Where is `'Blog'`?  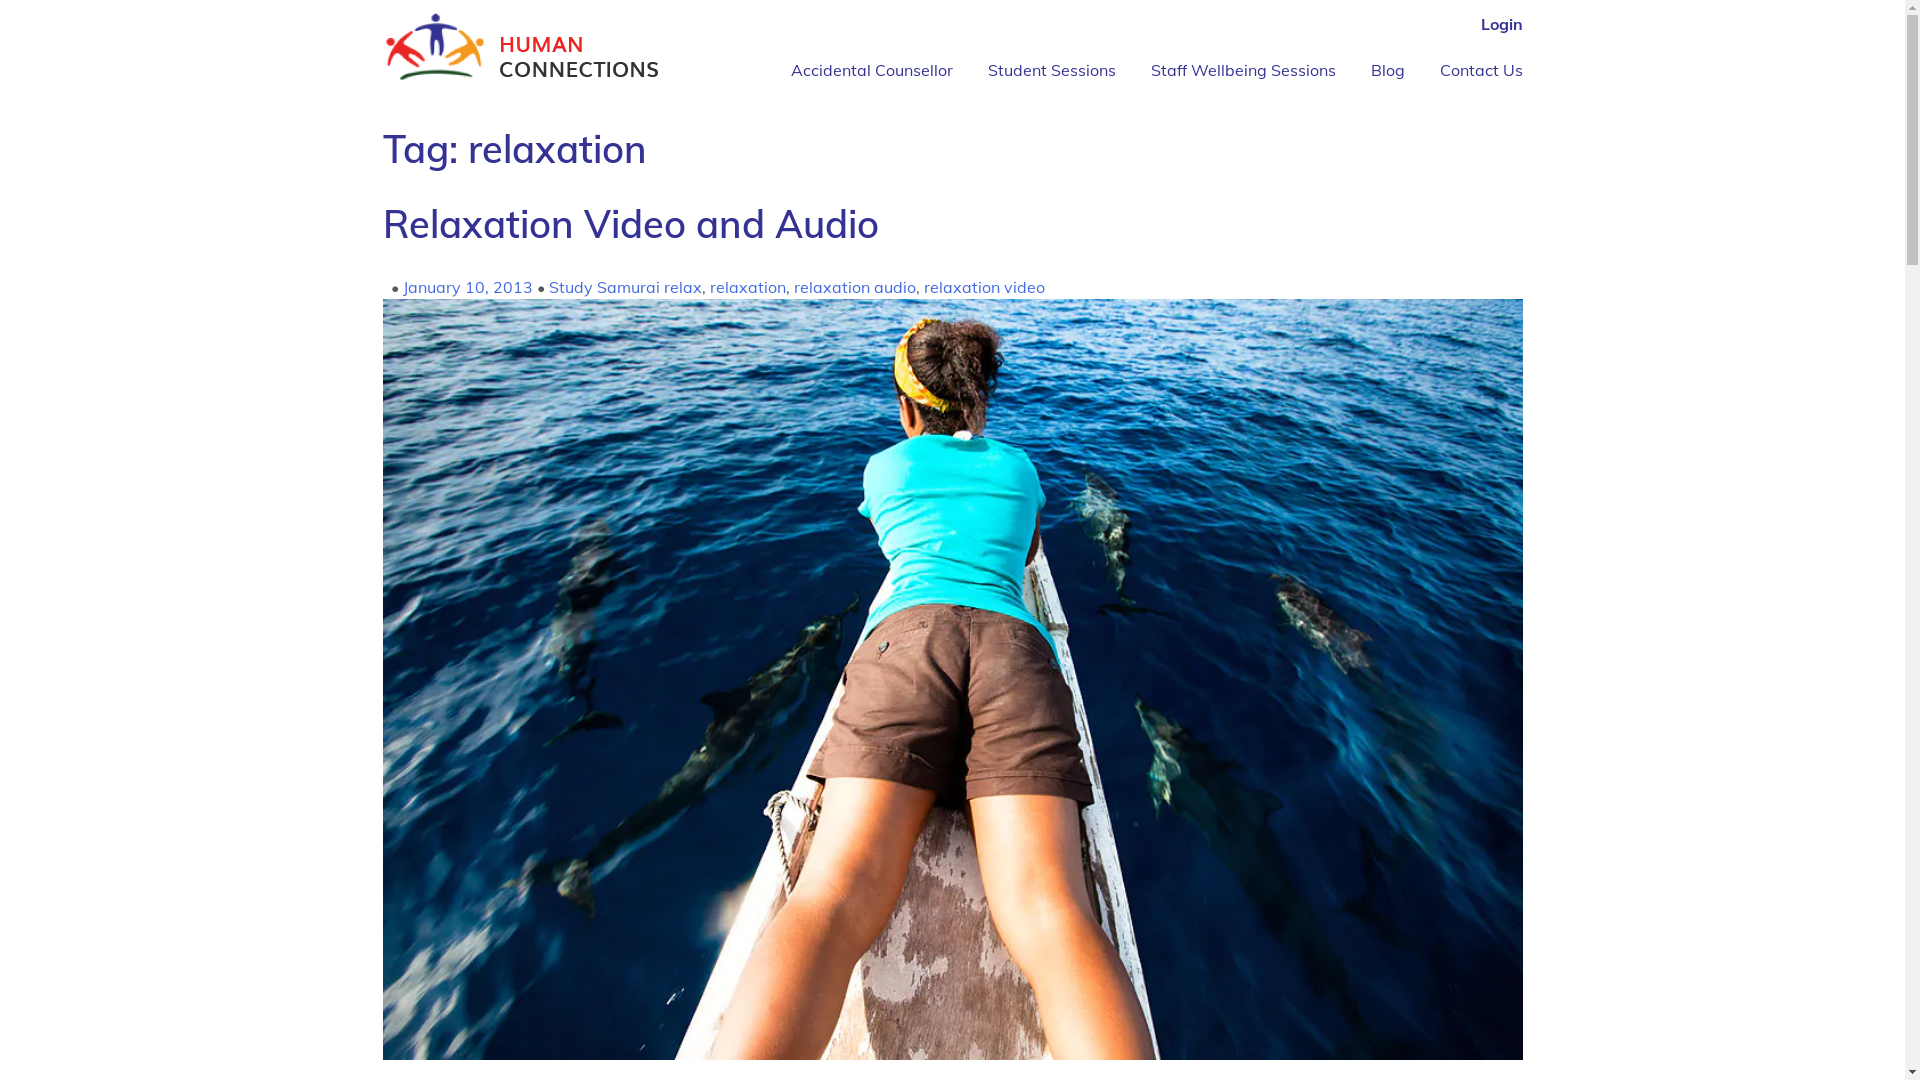
'Blog' is located at coordinates (1386, 68).